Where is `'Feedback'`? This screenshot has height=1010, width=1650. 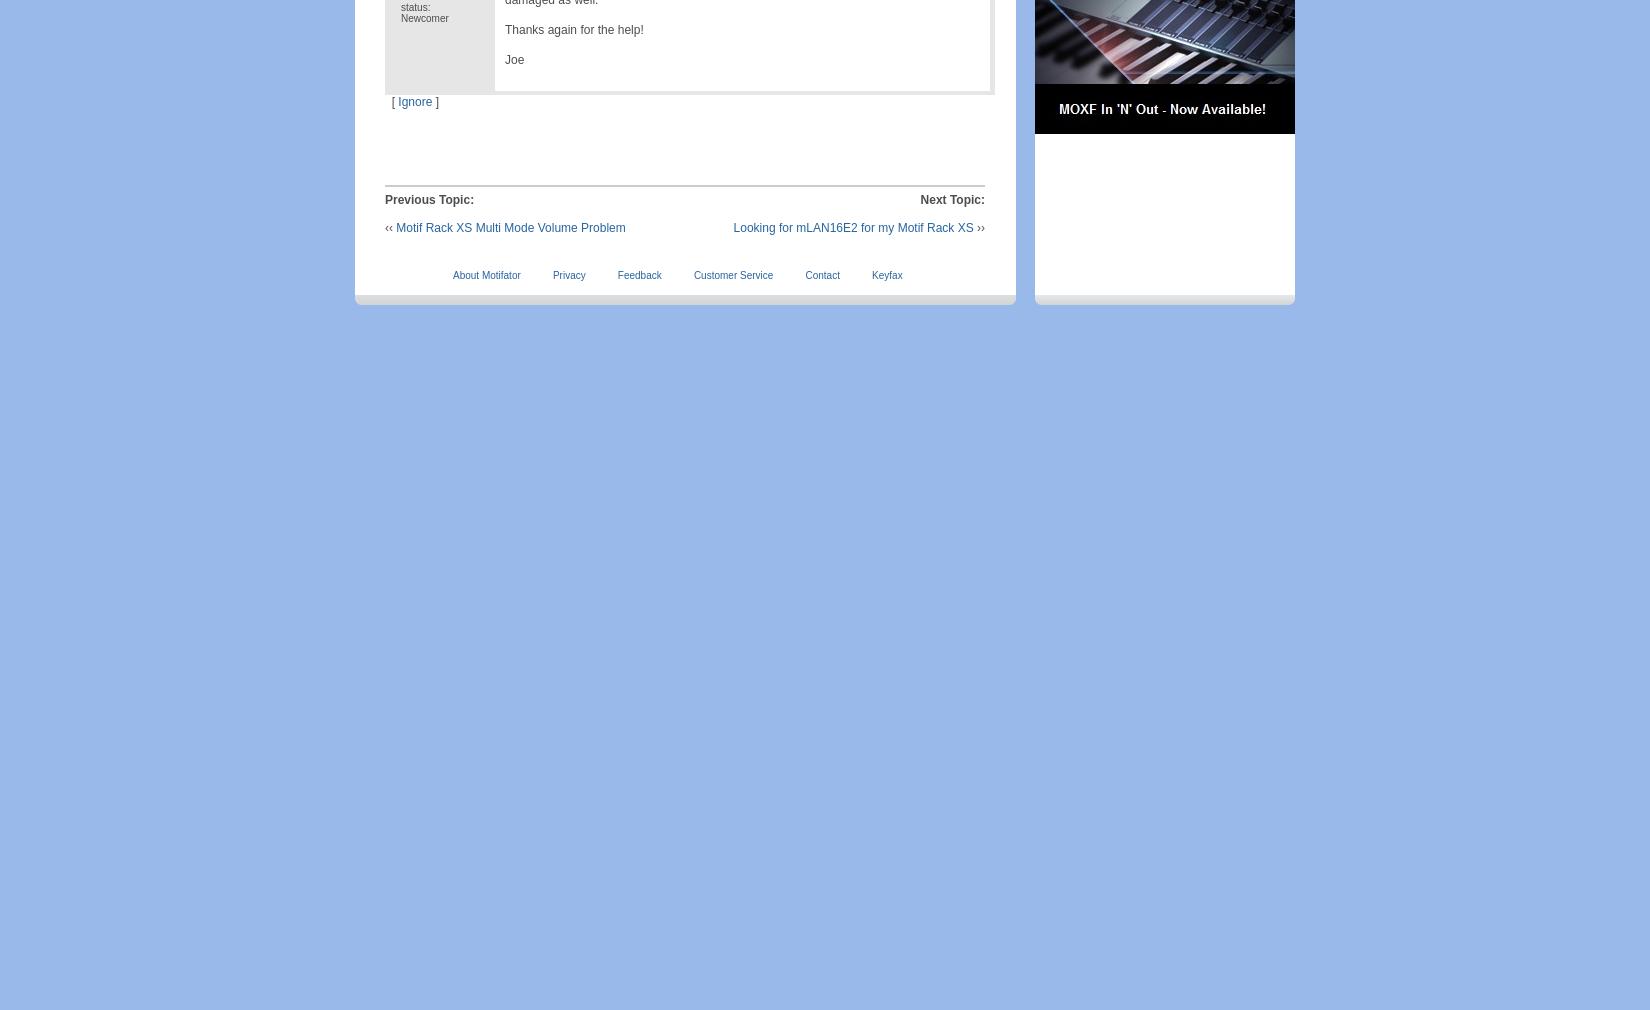 'Feedback' is located at coordinates (638, 275).